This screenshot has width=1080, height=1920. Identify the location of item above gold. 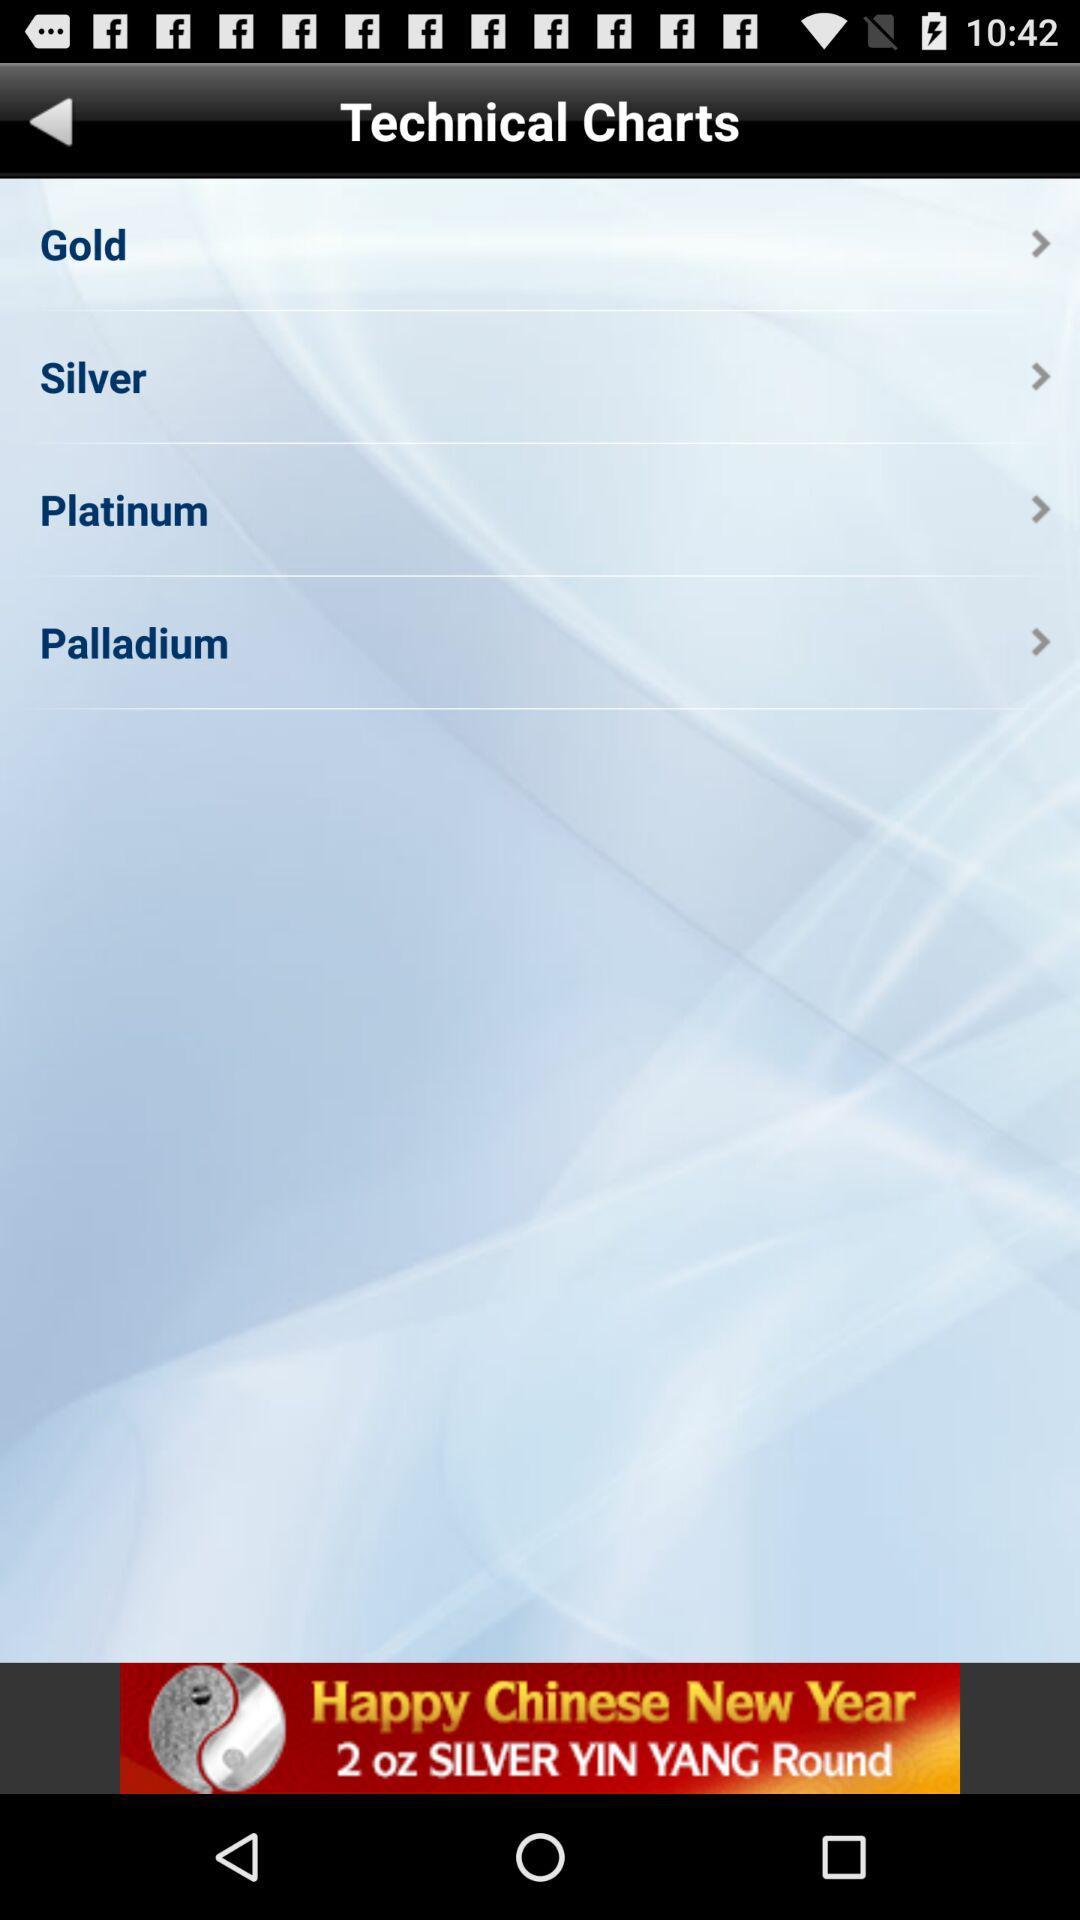
(50, 124).